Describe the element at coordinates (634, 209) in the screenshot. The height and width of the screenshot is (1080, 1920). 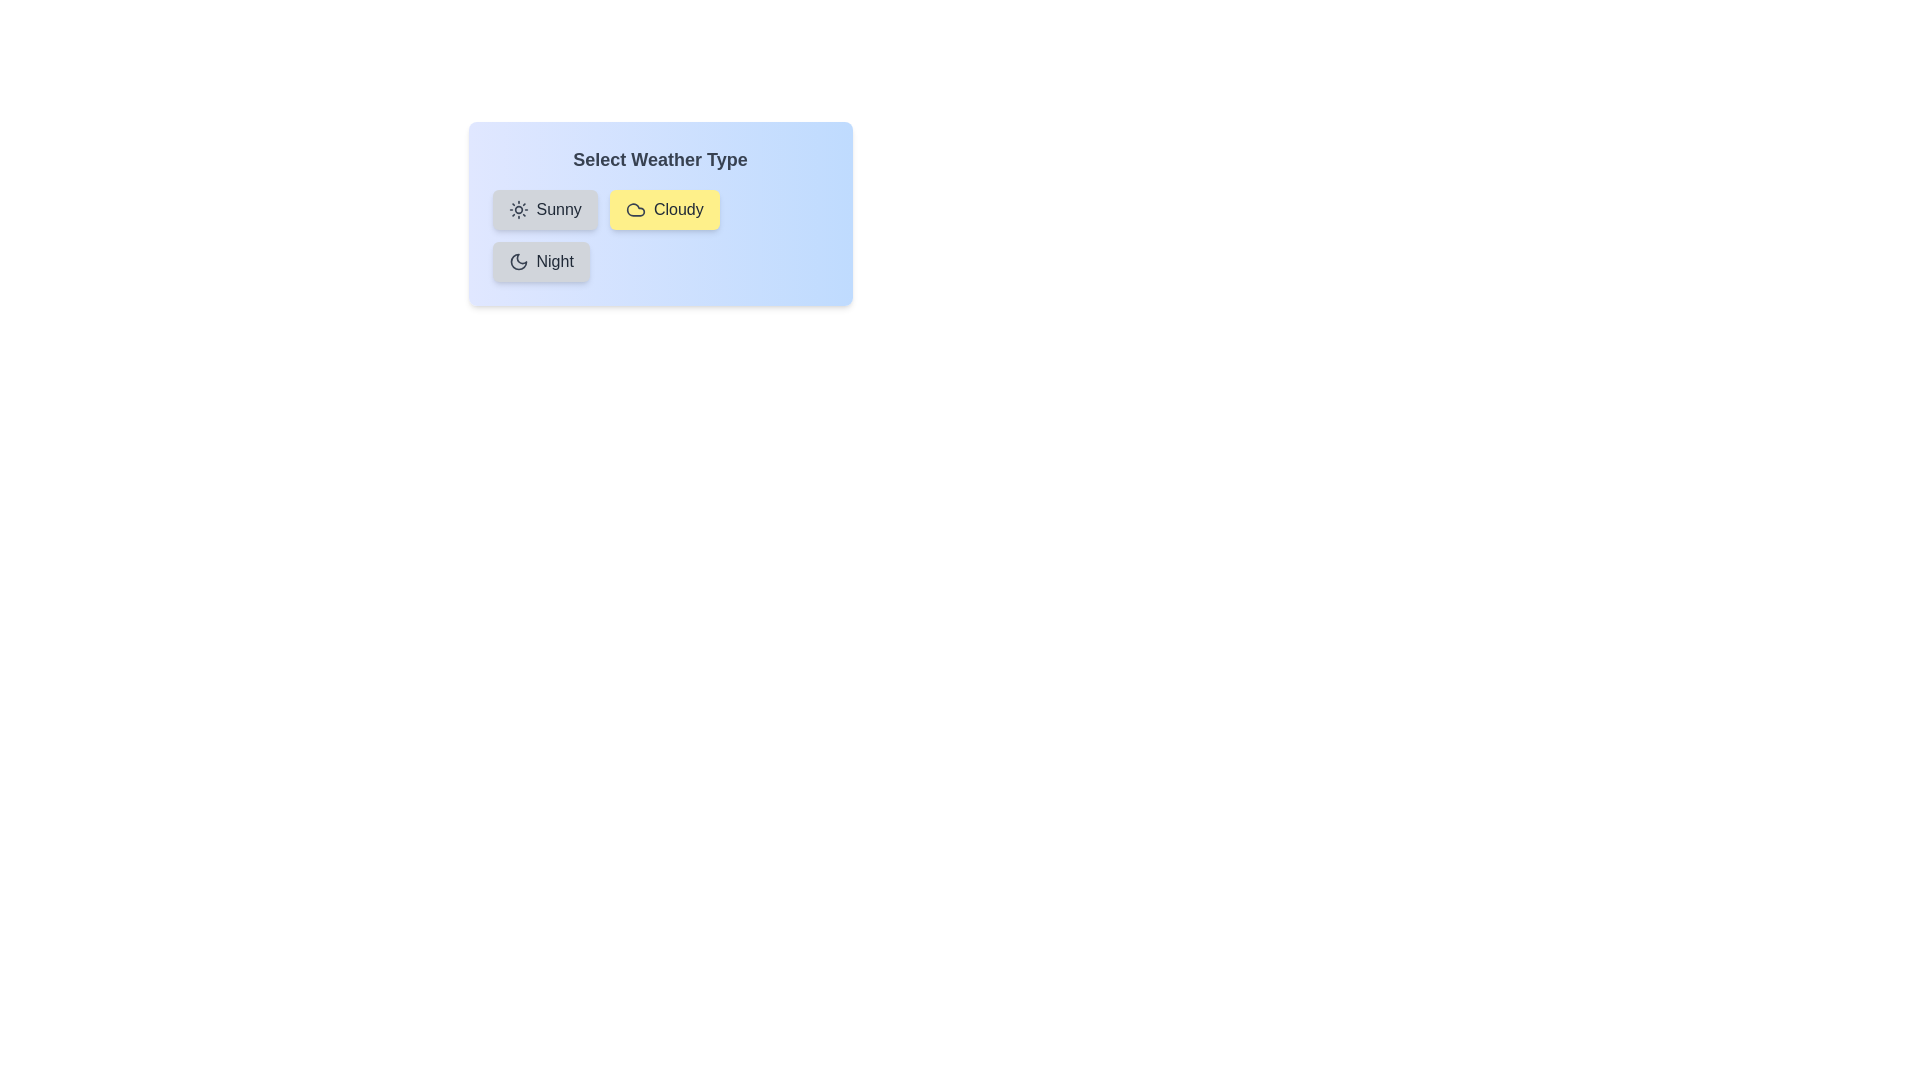
I see `the icon of the weather type Cloudy` at that location.